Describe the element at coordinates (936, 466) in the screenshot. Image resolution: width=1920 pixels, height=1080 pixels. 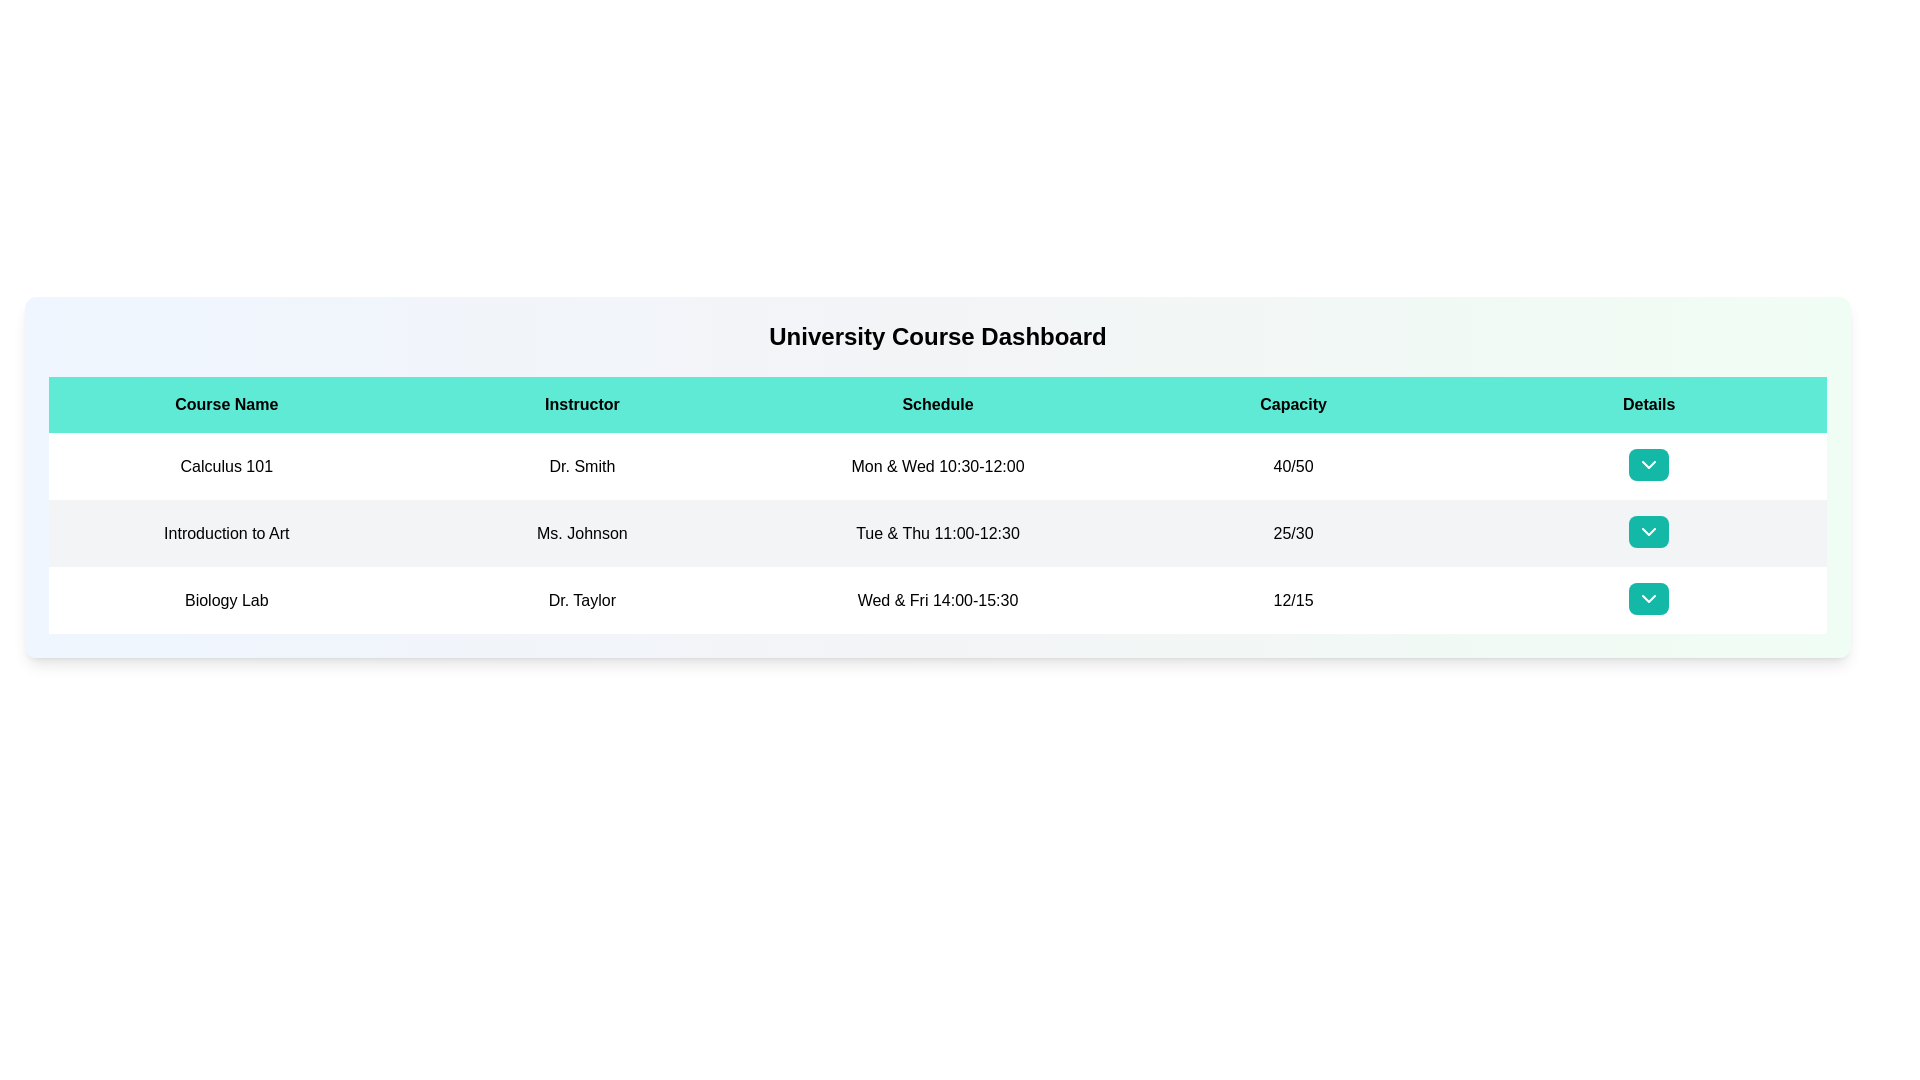
I see `the static text label displaying 'Mon & Wed 10:30-12:00' which is in the third column of the 'Calculus 101' course row` at that location.